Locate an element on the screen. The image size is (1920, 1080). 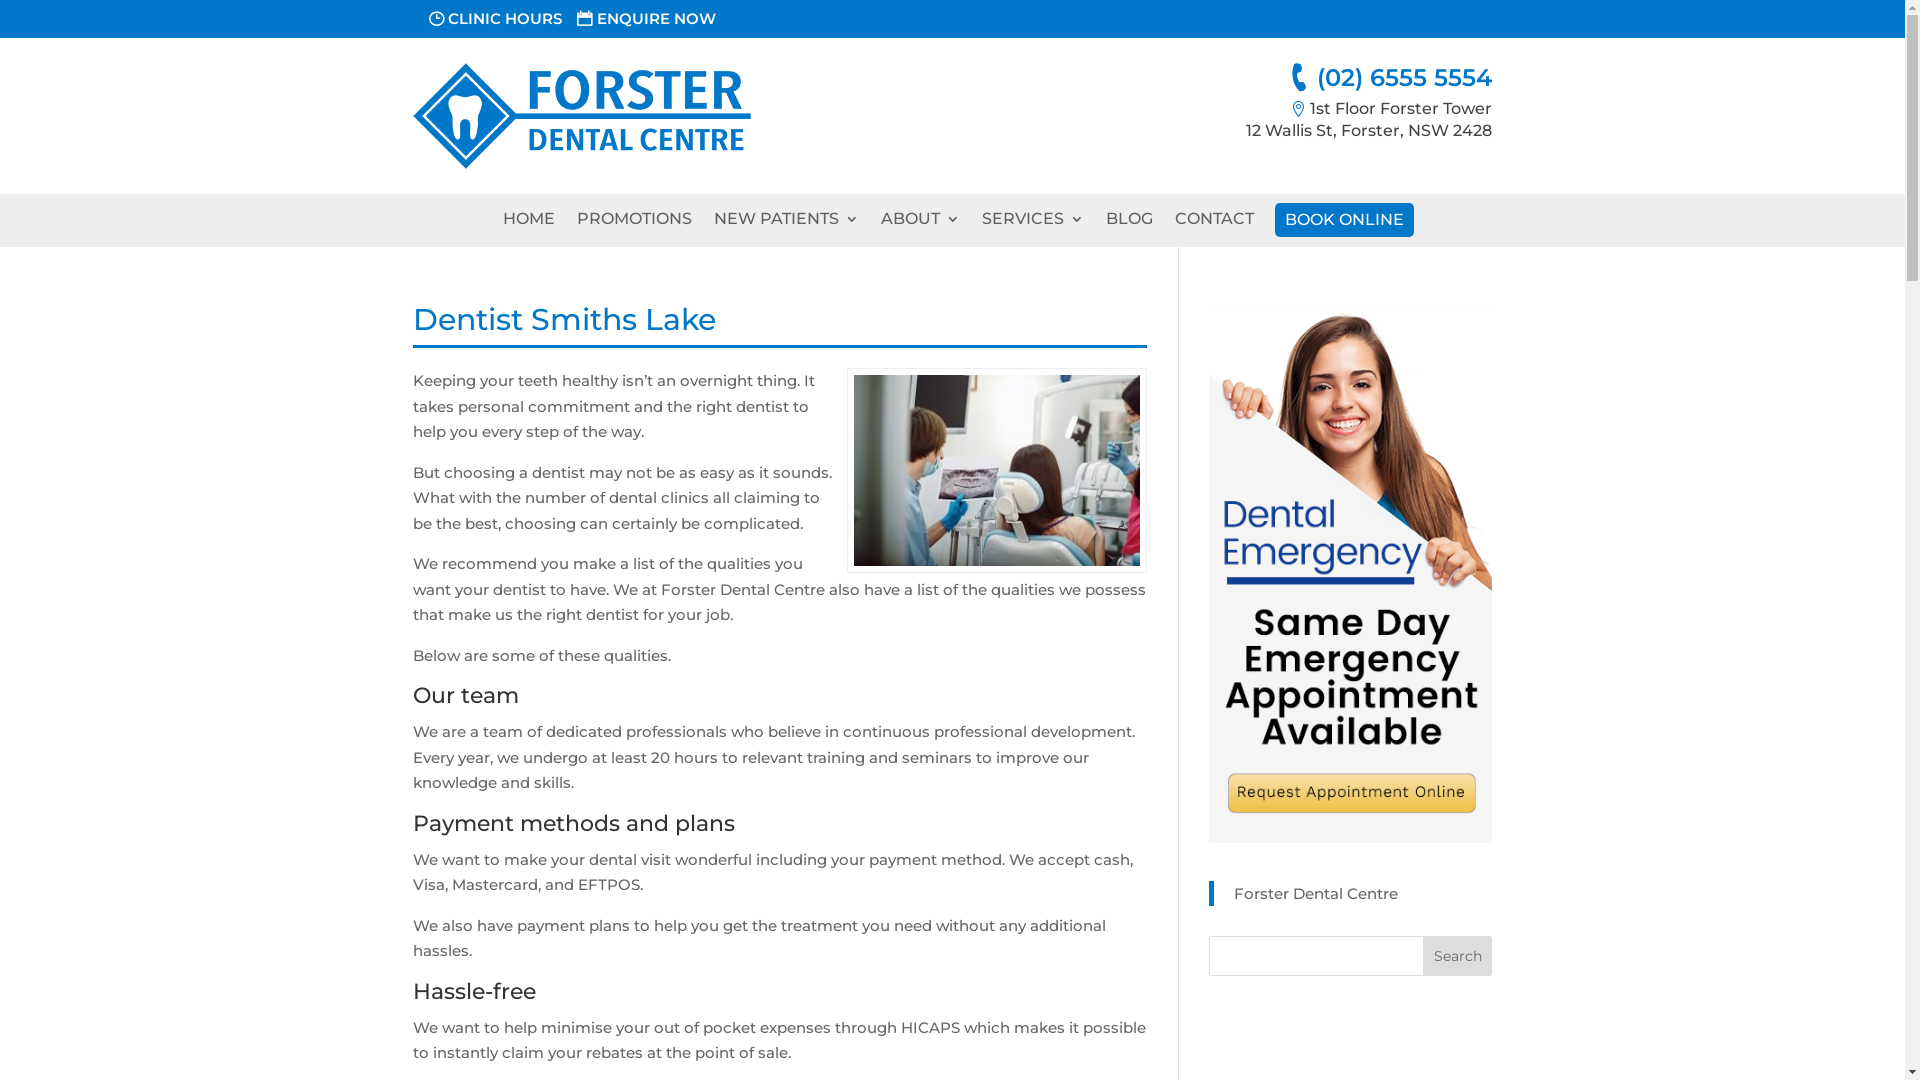
'PROMOTIONS' is located at coordinates (632, 224).